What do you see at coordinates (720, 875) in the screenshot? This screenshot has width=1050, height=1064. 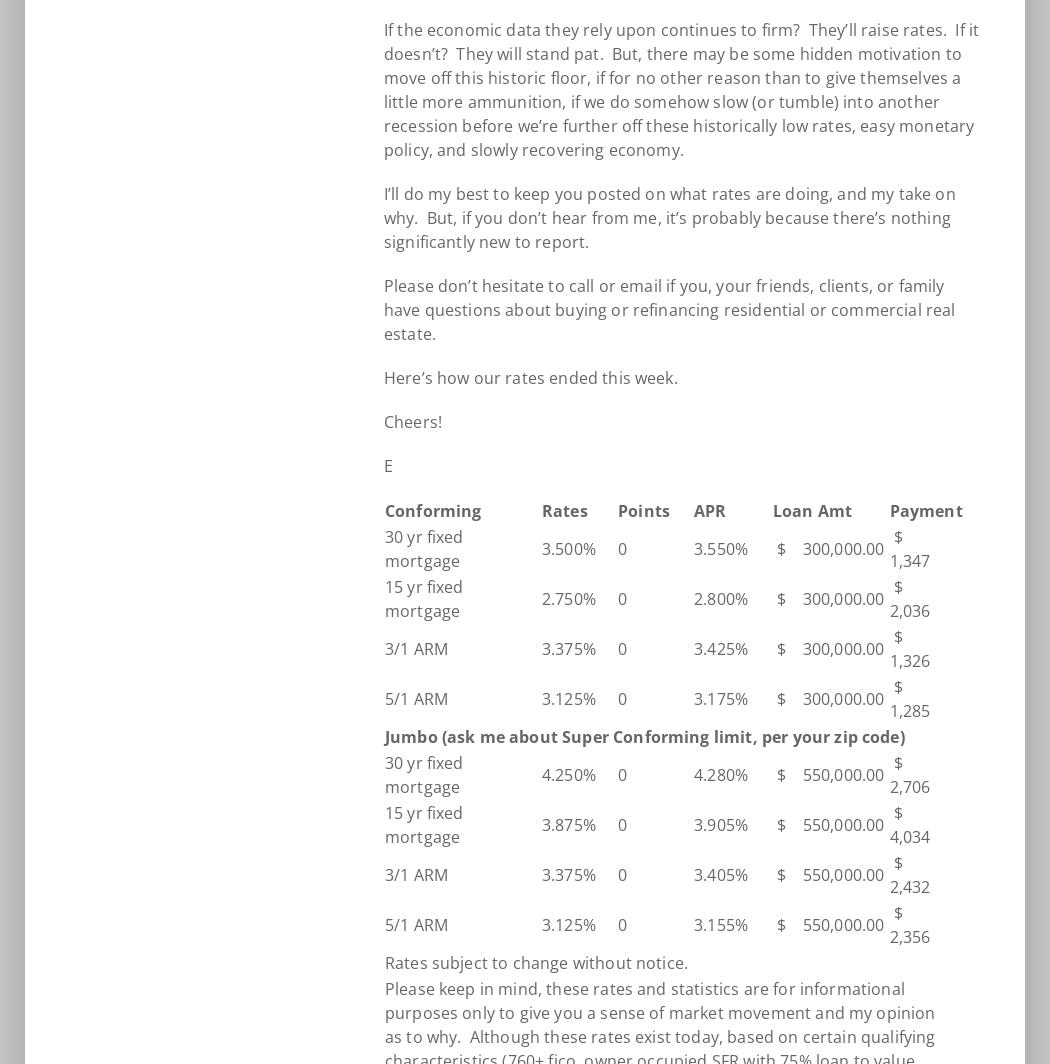 I see `'3.405%'` at bounding box center [720, 875].